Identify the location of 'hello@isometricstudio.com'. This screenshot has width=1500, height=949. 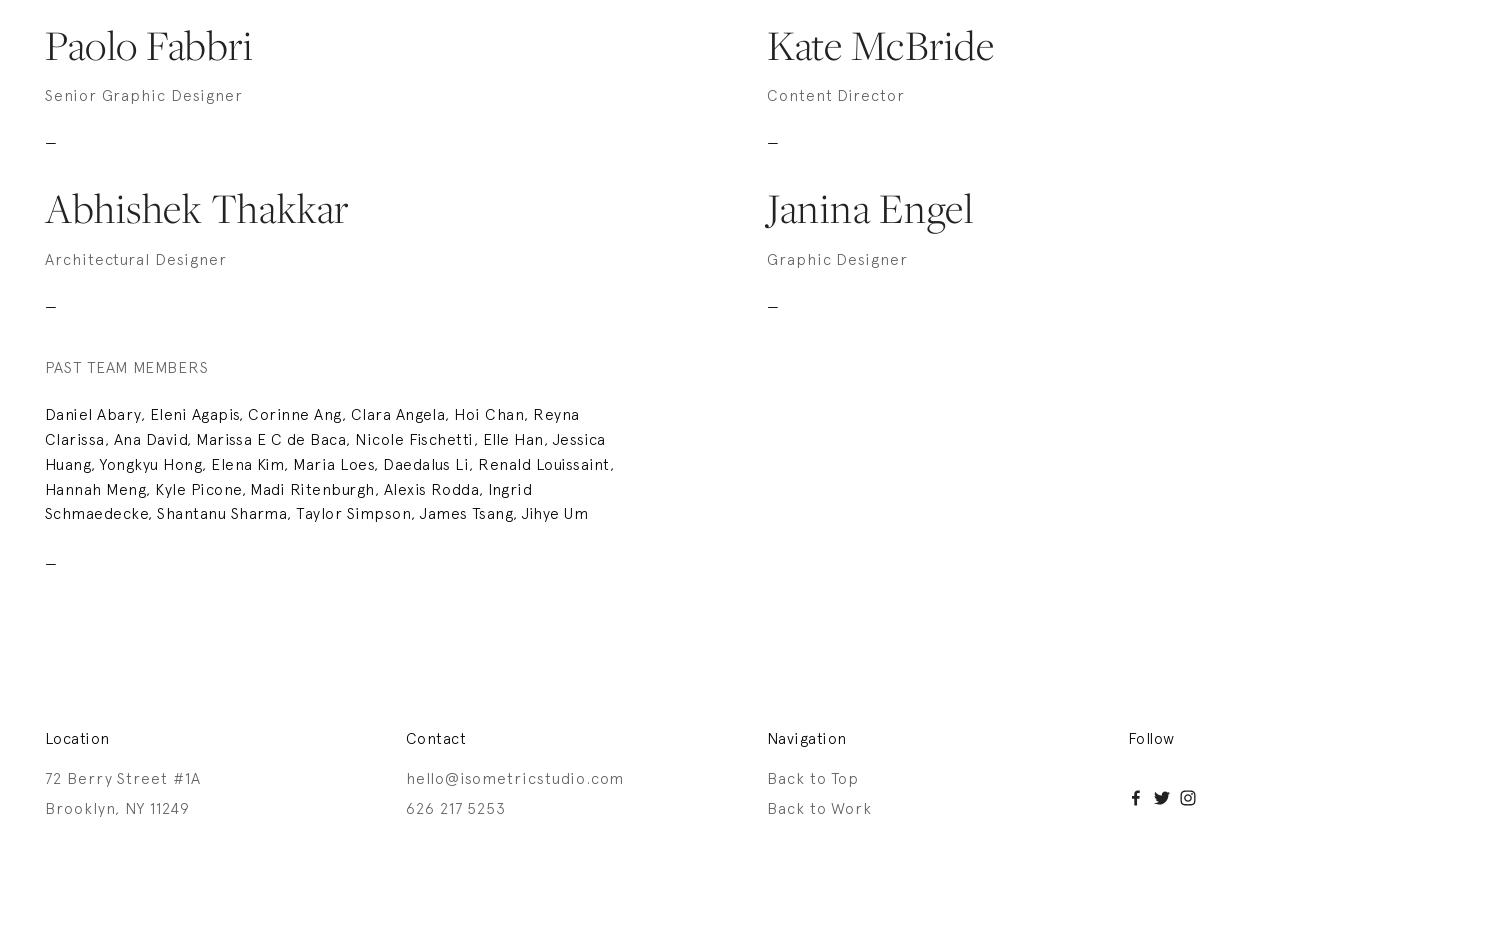
(514, 777).